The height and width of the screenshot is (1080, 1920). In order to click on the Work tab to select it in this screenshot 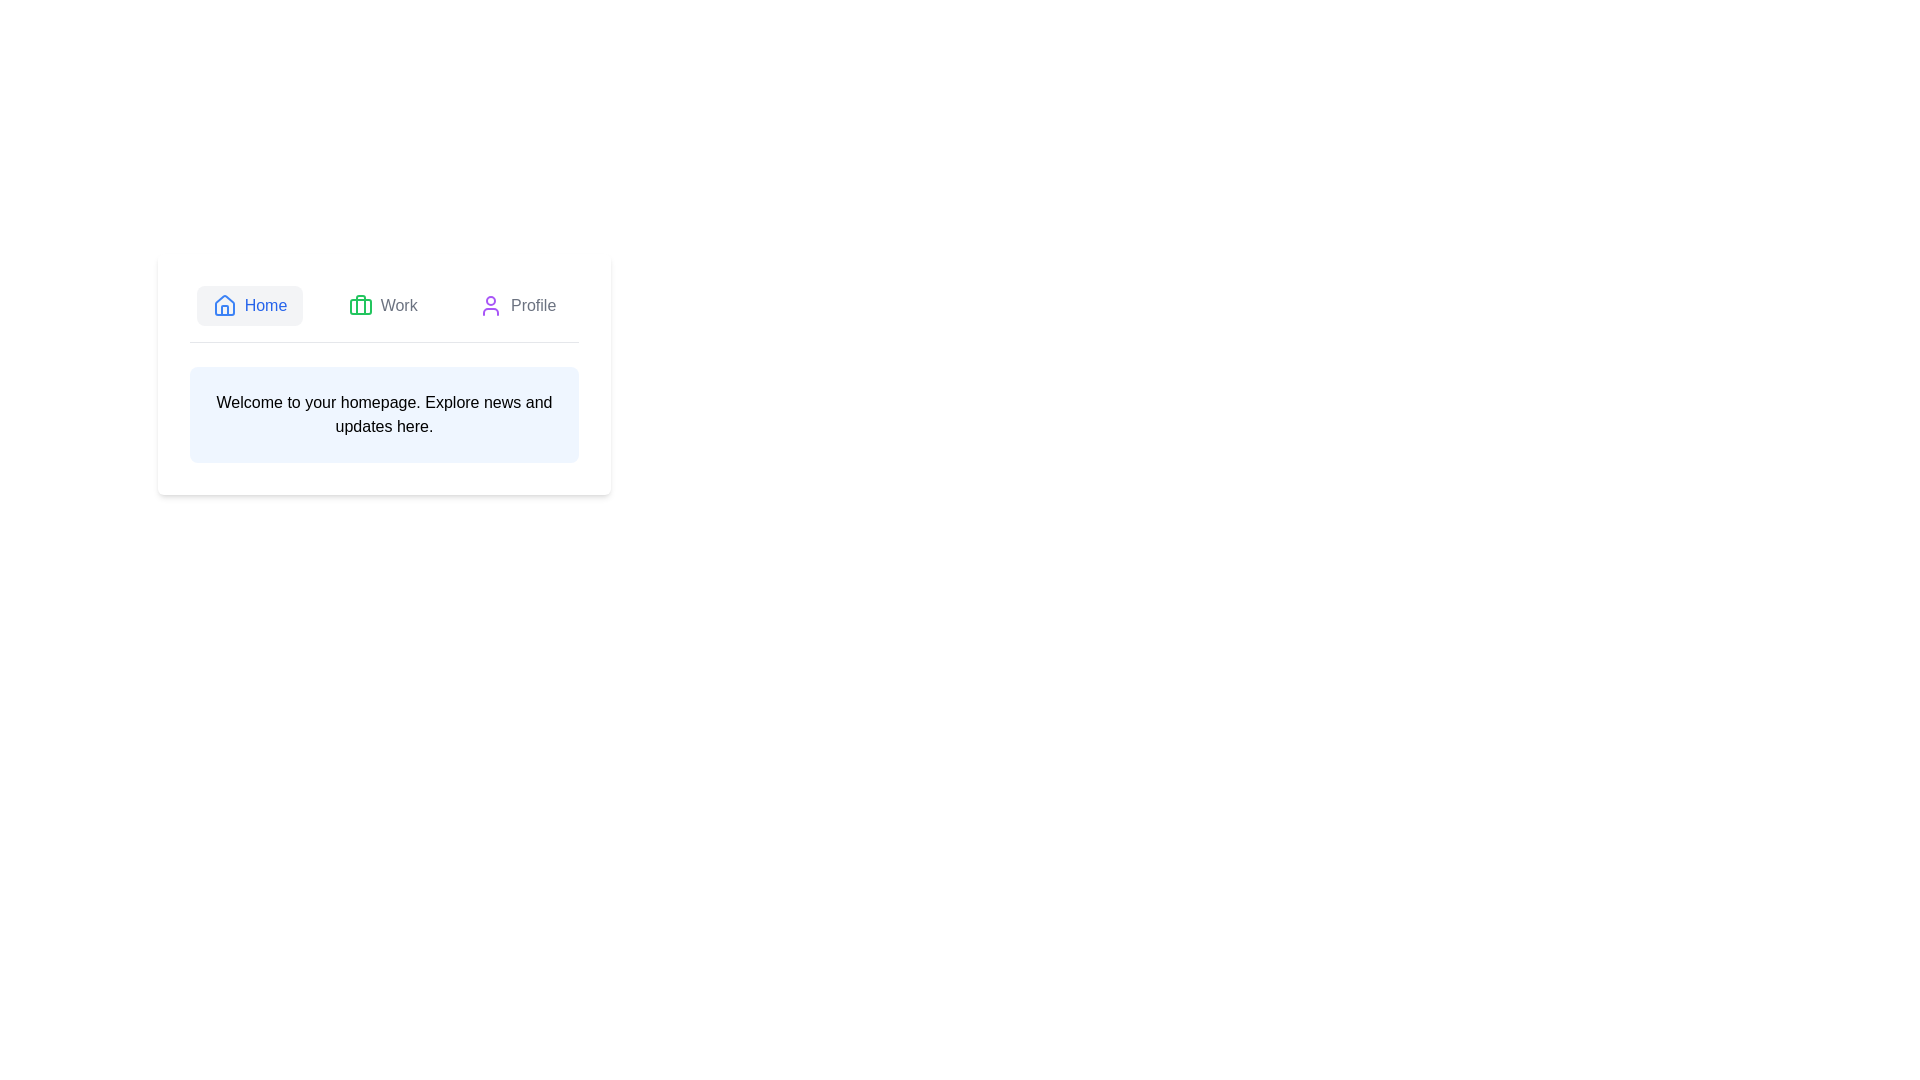, I will do `click(383, 305)`.